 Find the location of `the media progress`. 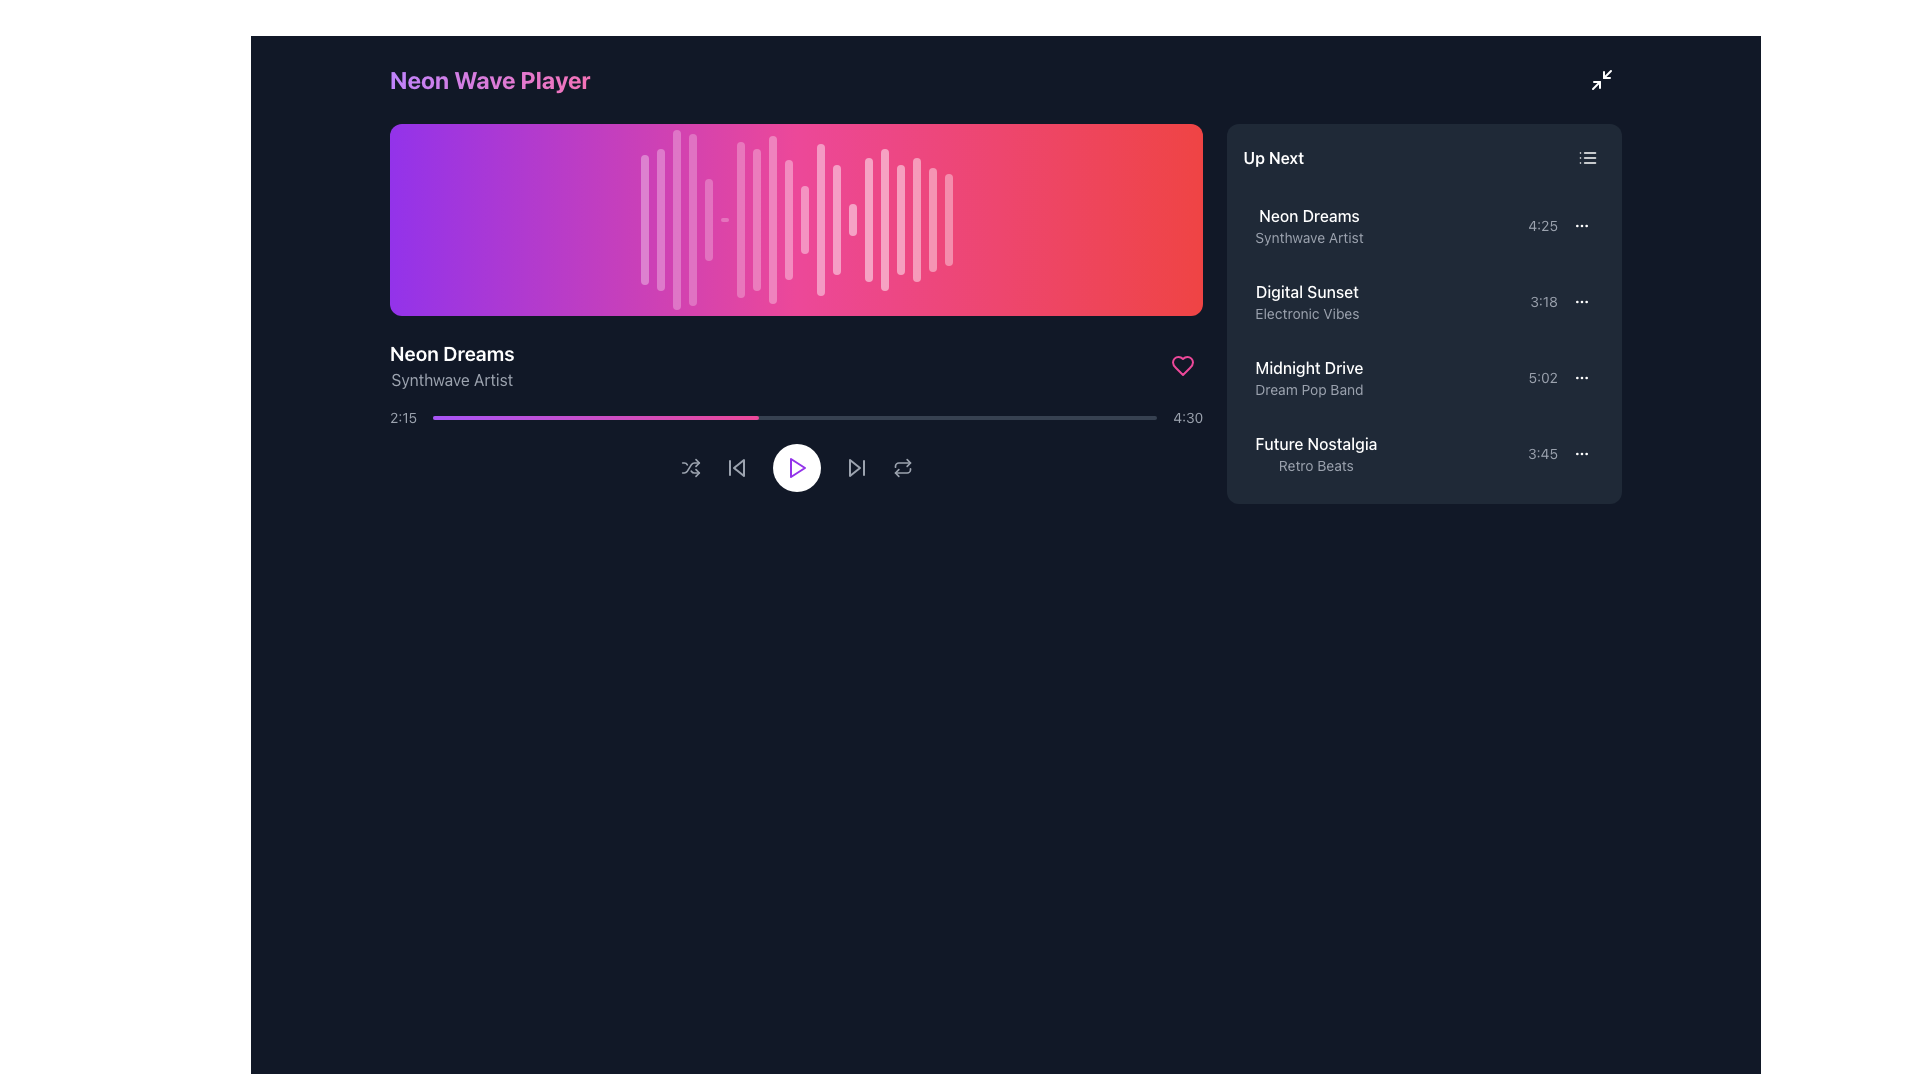

the media progress is located at coordinates (938, 416).